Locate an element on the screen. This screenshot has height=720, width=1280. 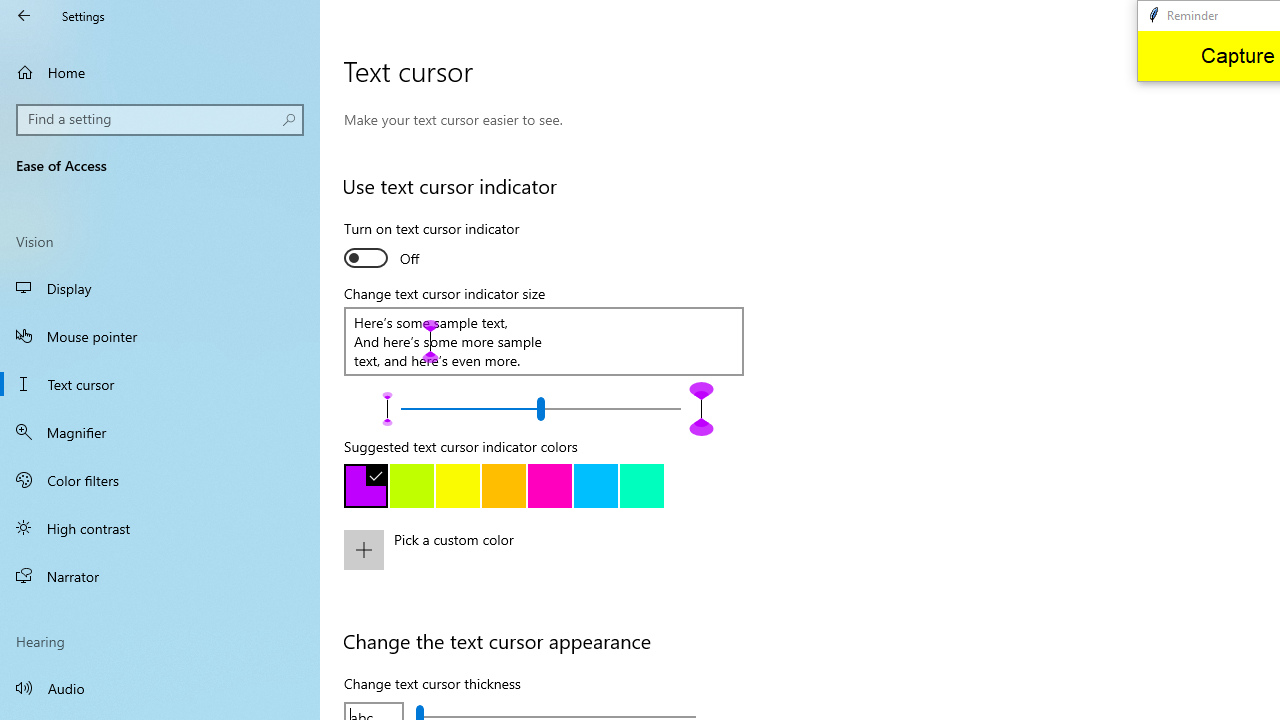
'Turquoise' is located at coordinates (594, 486).